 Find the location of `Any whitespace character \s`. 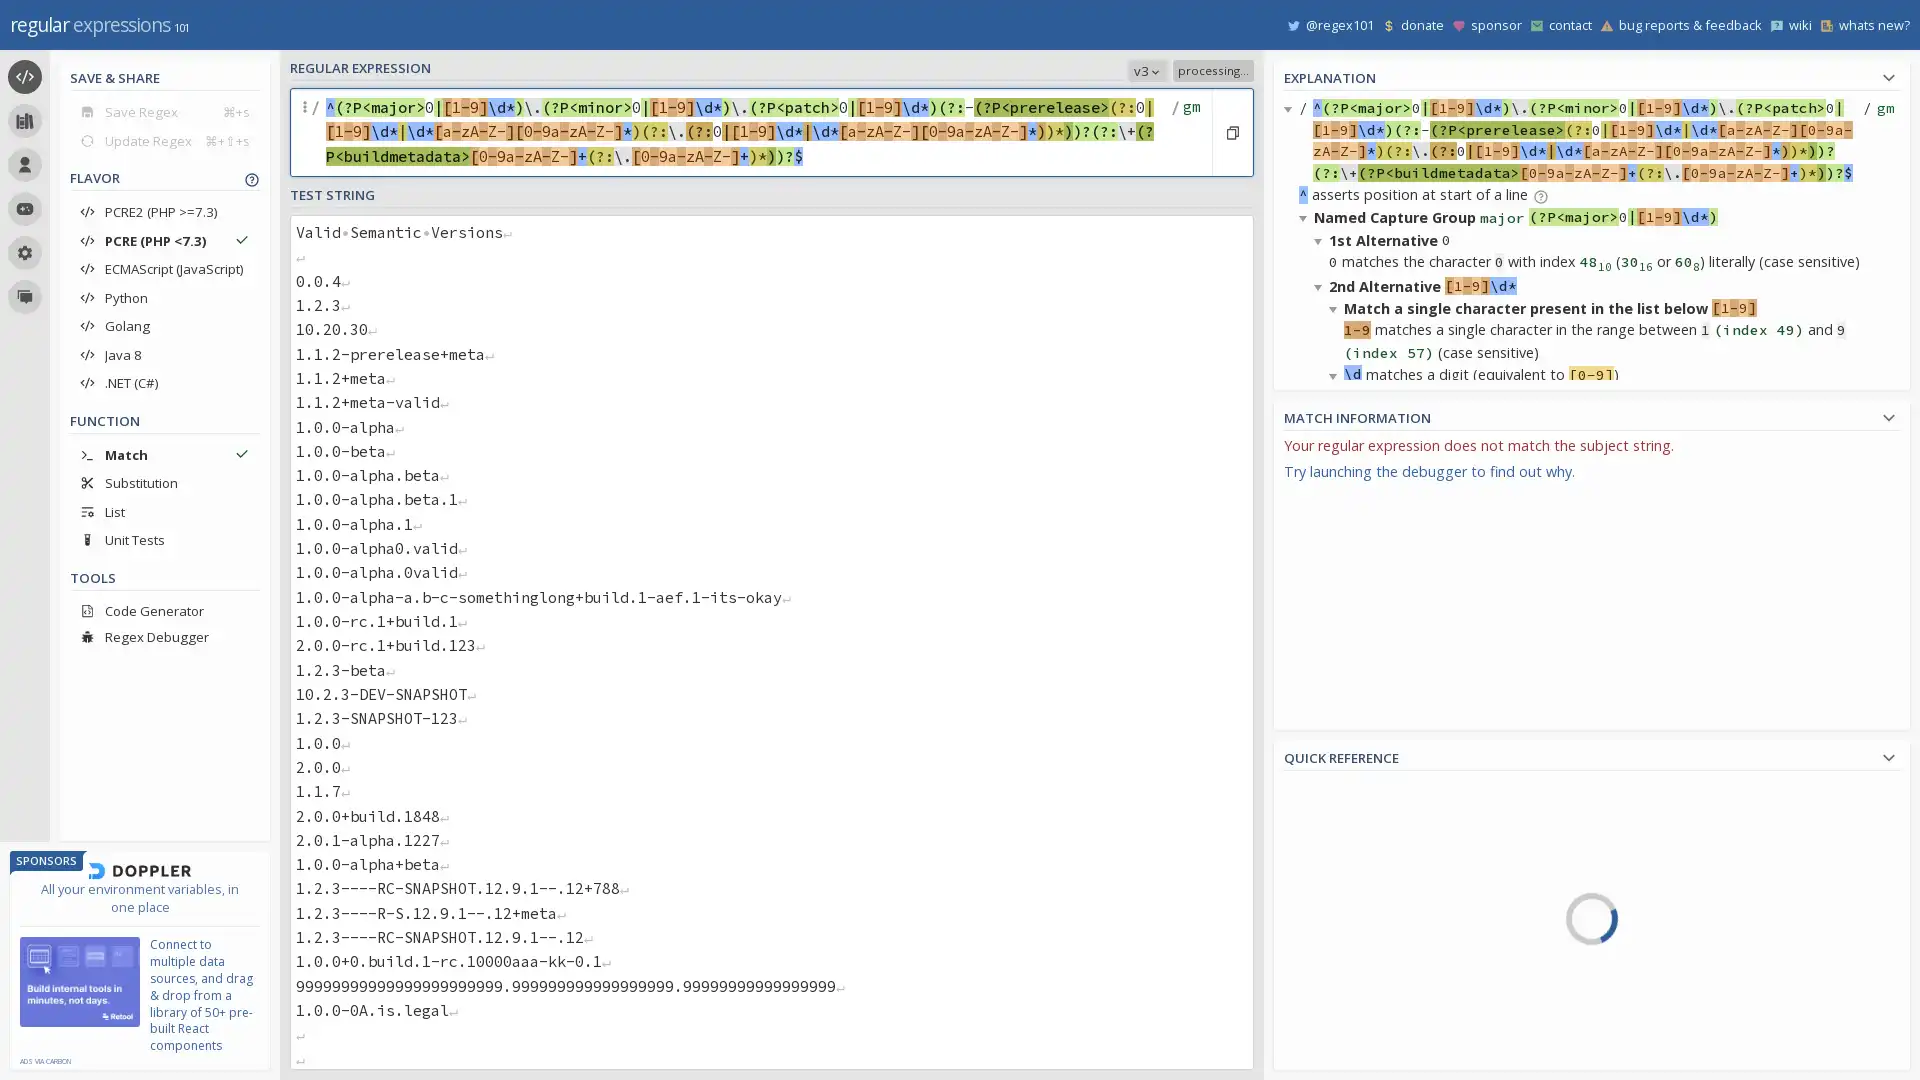

Any whitespace character \s is located at coordinates (1691, 991).